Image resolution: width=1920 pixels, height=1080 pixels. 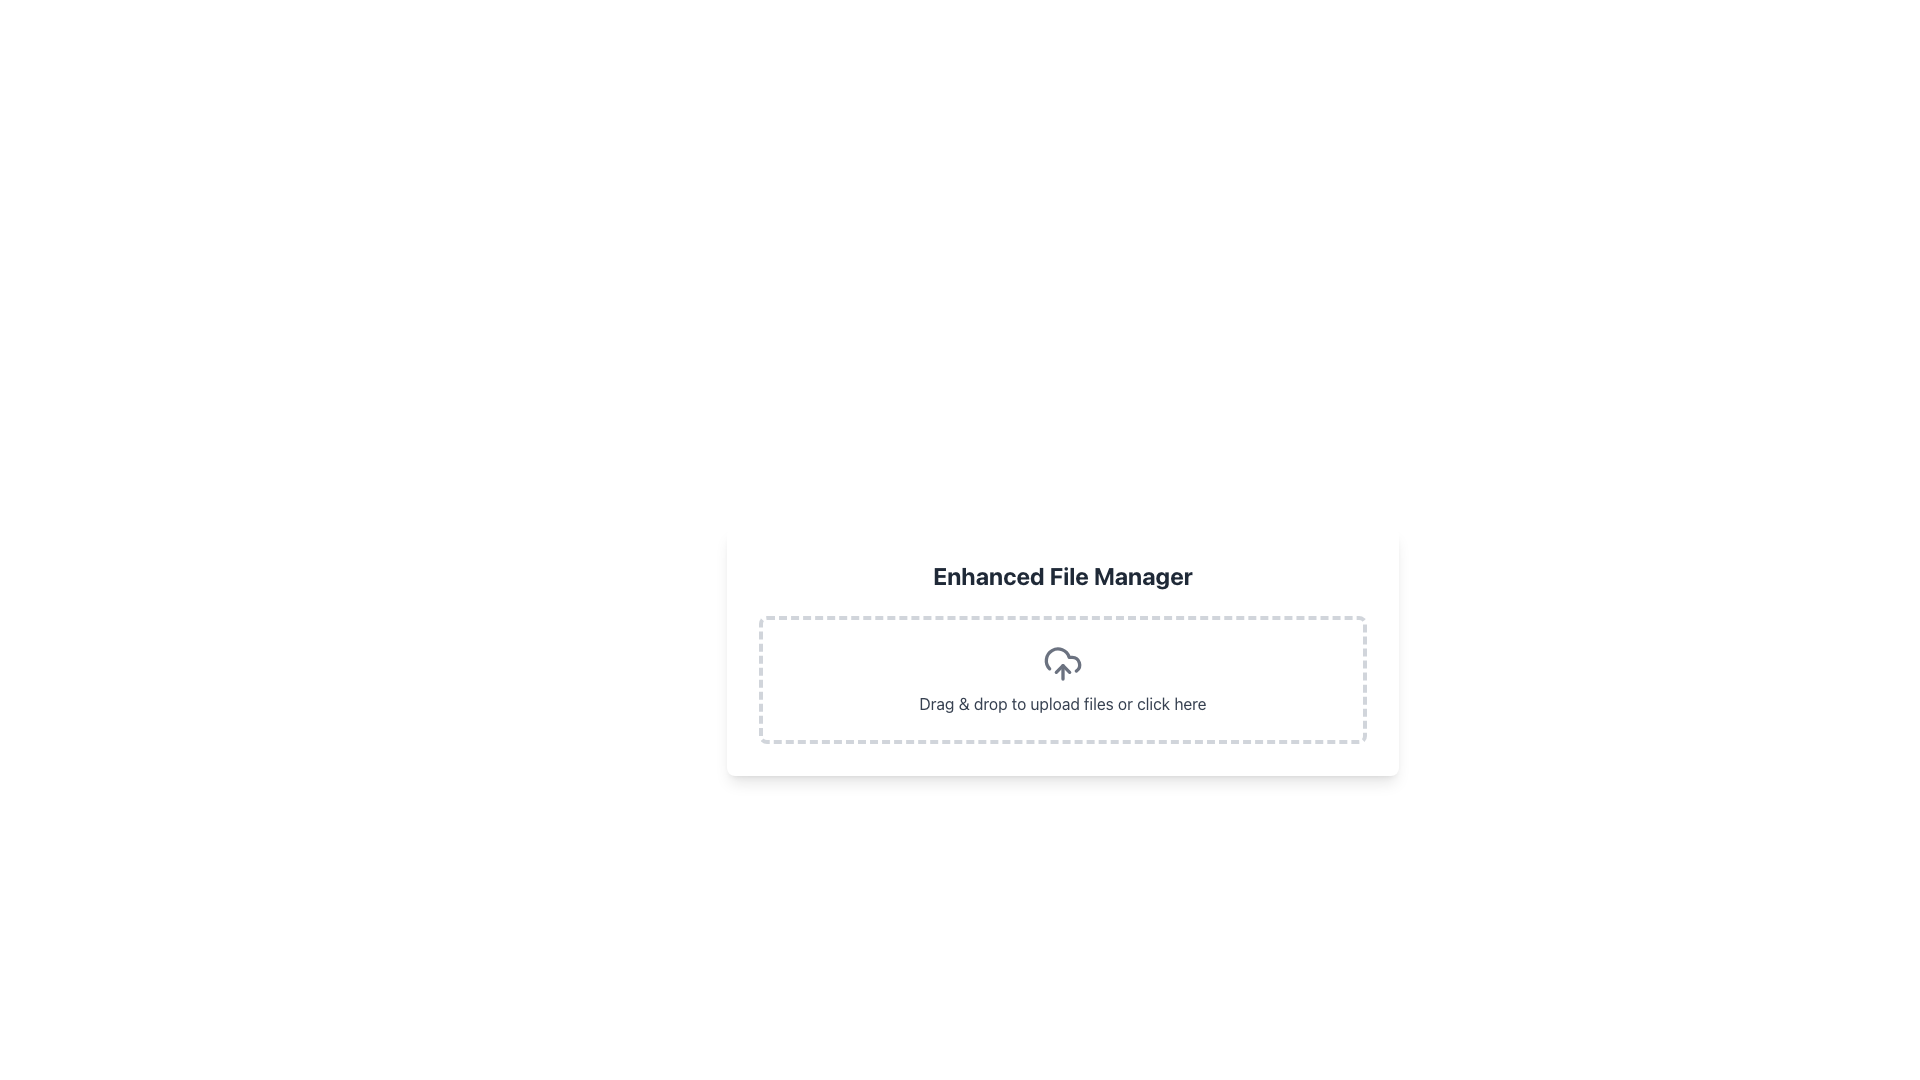 What do you see at coordinates (1061, 651) in the screenshot?
I see `files onto the File Upload Area, which is a rectangular space with a white background, featuring the text 'Enhanced File Manager' and instructions for uploading files` at bounding box center [1061, 651].